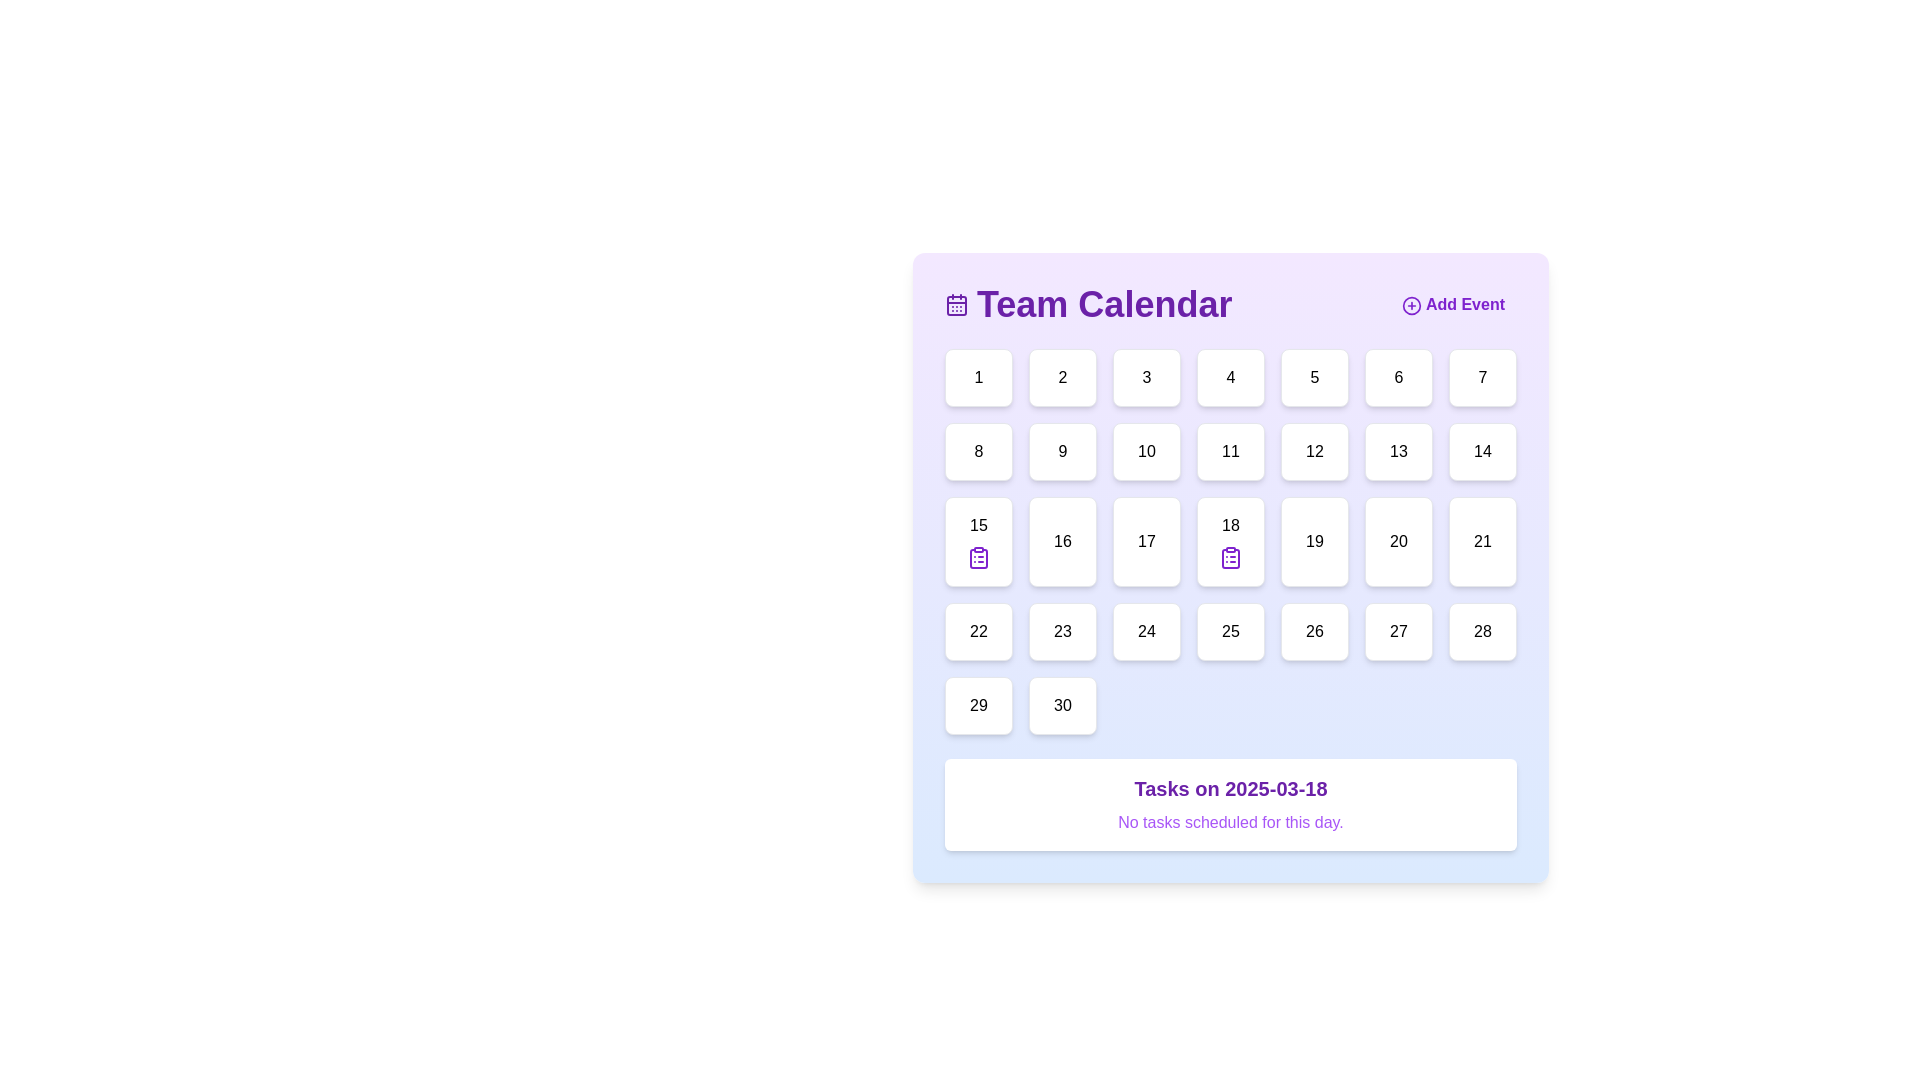 The height and width of the screenshot is (1080, 1920). What do you see at coordinates (1061, 451) in the screenshot?
I see `the square button with a white background and the number '9' in black, located in the second row and second column of the 'Team Calendar' panel` at bounding box center [1061, 451].